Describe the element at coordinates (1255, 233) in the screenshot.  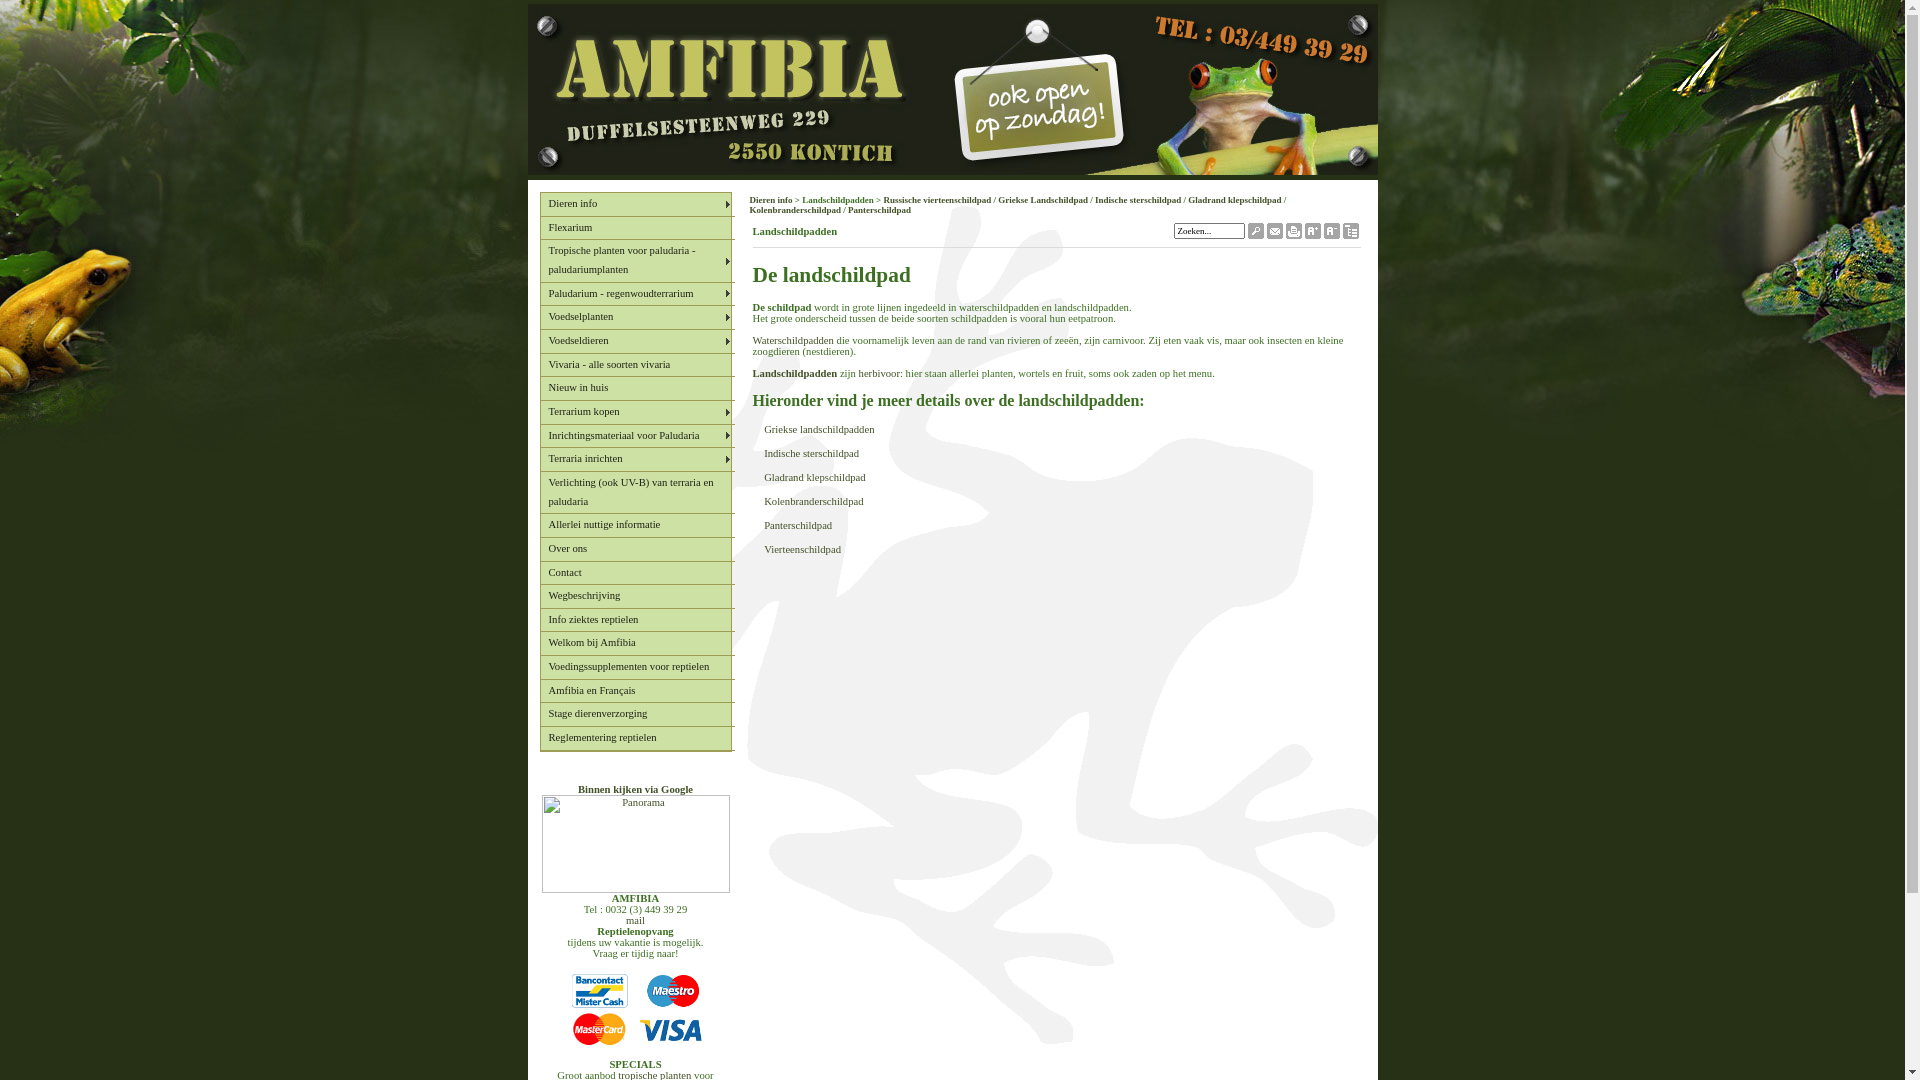
I see `'Zoeken'` at that location.